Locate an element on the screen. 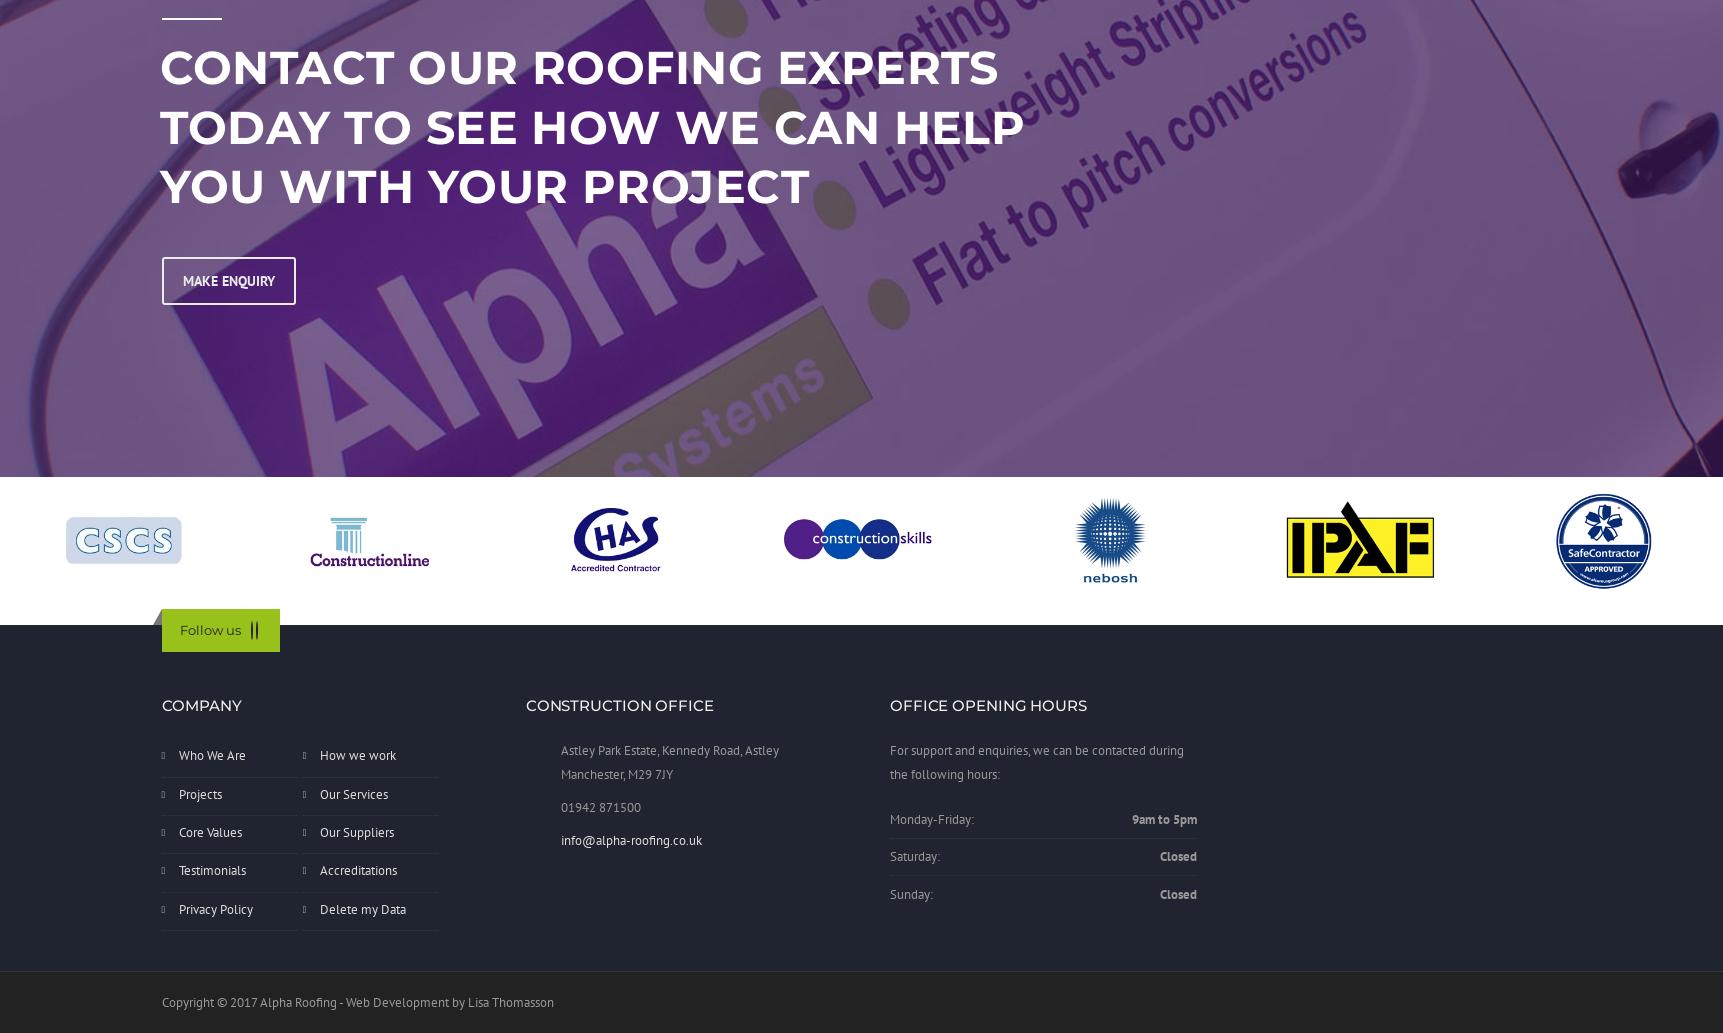 The image size is (1723, 1033). 'Astley Park Estate, Kennedy Road, Astley' is located at coordinates (669, 750).